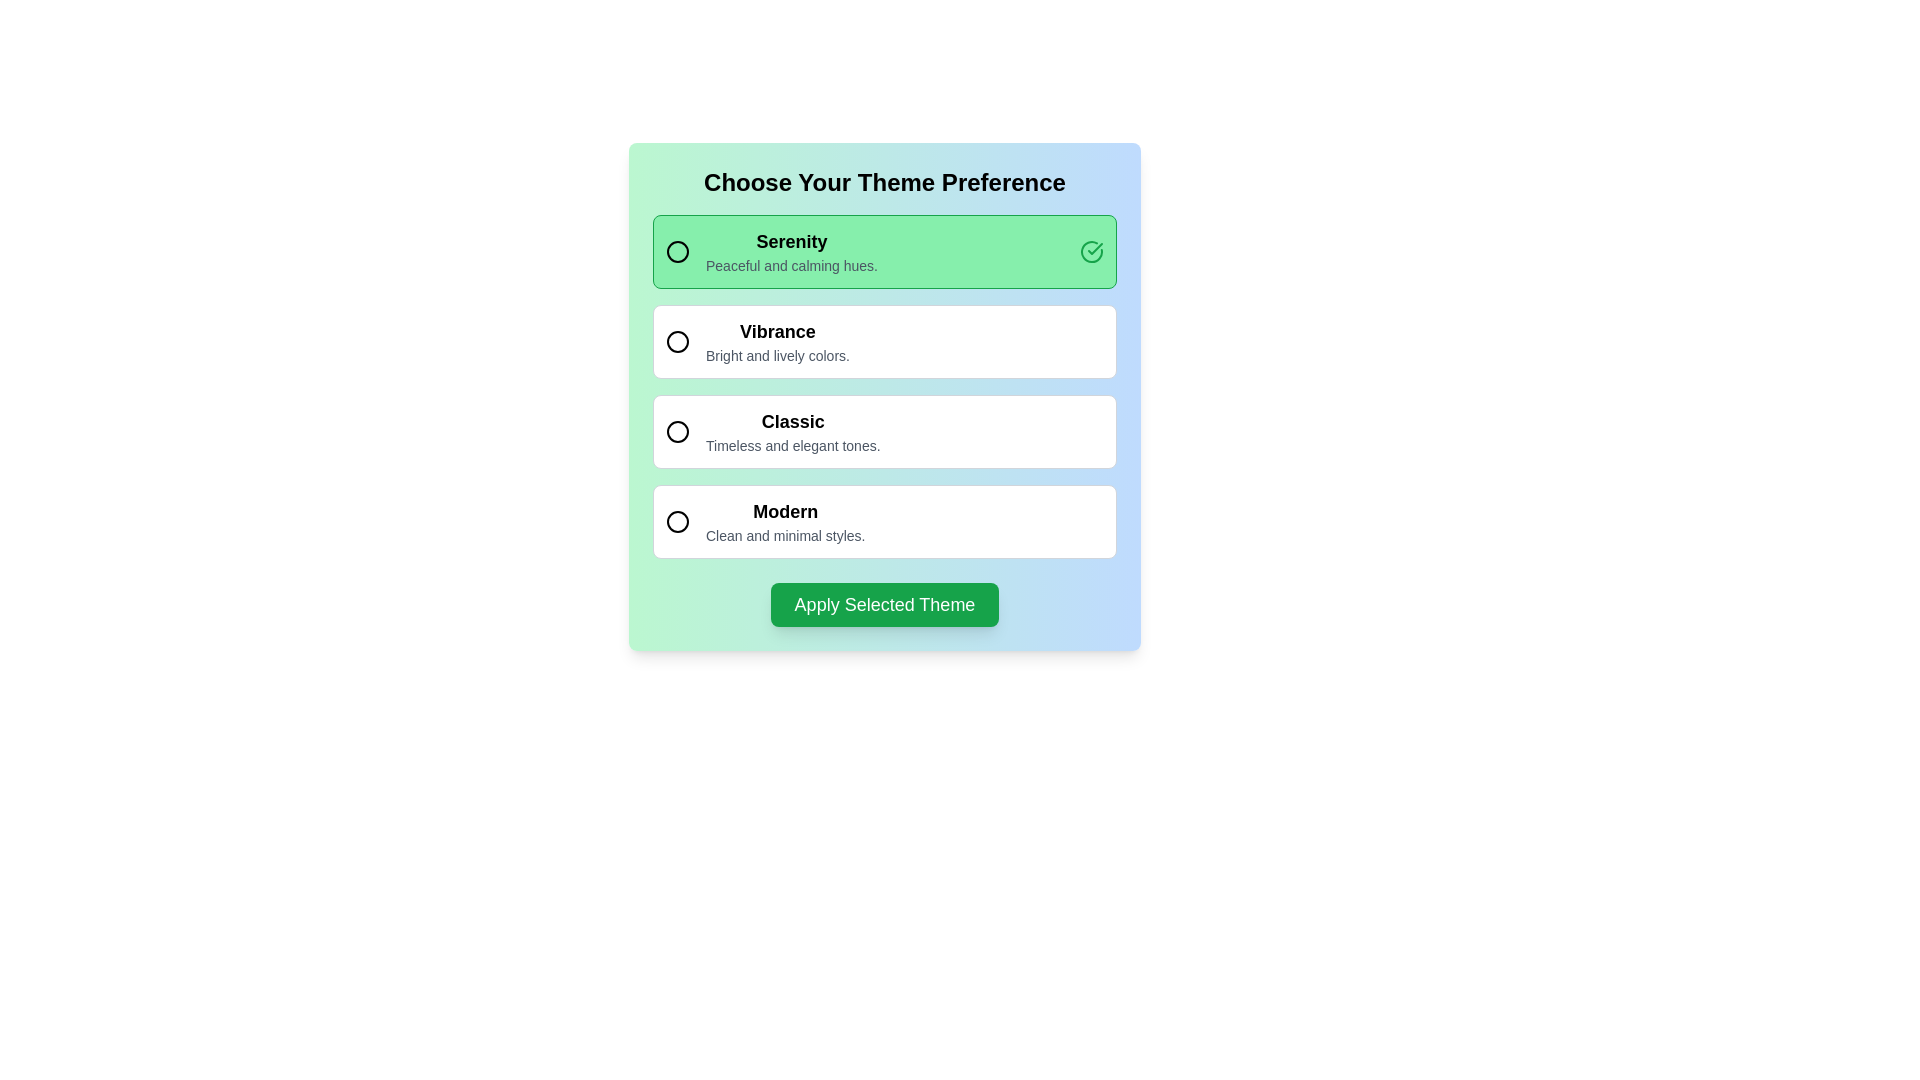  Describe the element at coordinates (1090, 250) in the screenshot. I see `the visual state of the Checkmark icon, a circular icon with a green checkmark inside it, located at the top-right corner of the 'Serenity' theme option card` at that location.